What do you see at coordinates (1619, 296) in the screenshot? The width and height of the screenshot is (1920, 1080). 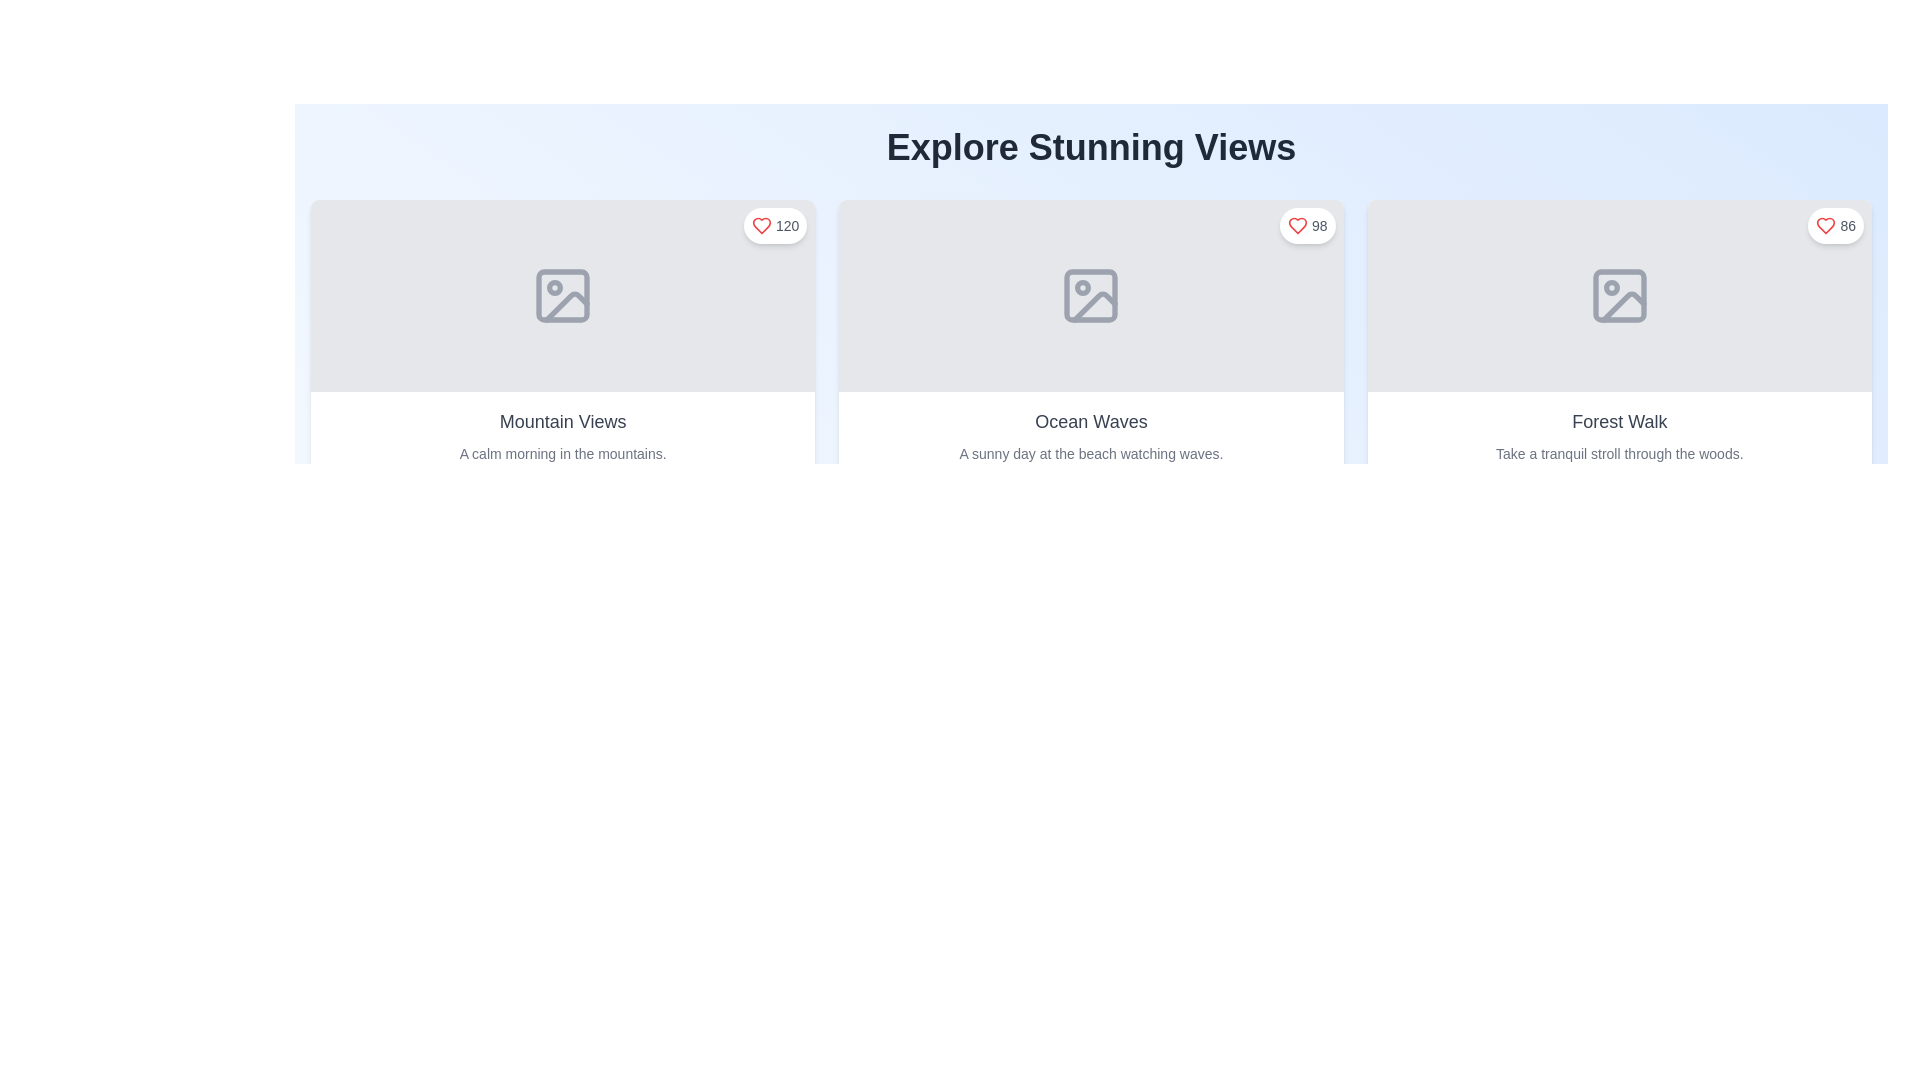 I see `the icon component representing an image placeholder within the 'Forest Walk' card, which is the third card under the heading 'Explore Stunning Views'` at bounding box center [1619, 296].